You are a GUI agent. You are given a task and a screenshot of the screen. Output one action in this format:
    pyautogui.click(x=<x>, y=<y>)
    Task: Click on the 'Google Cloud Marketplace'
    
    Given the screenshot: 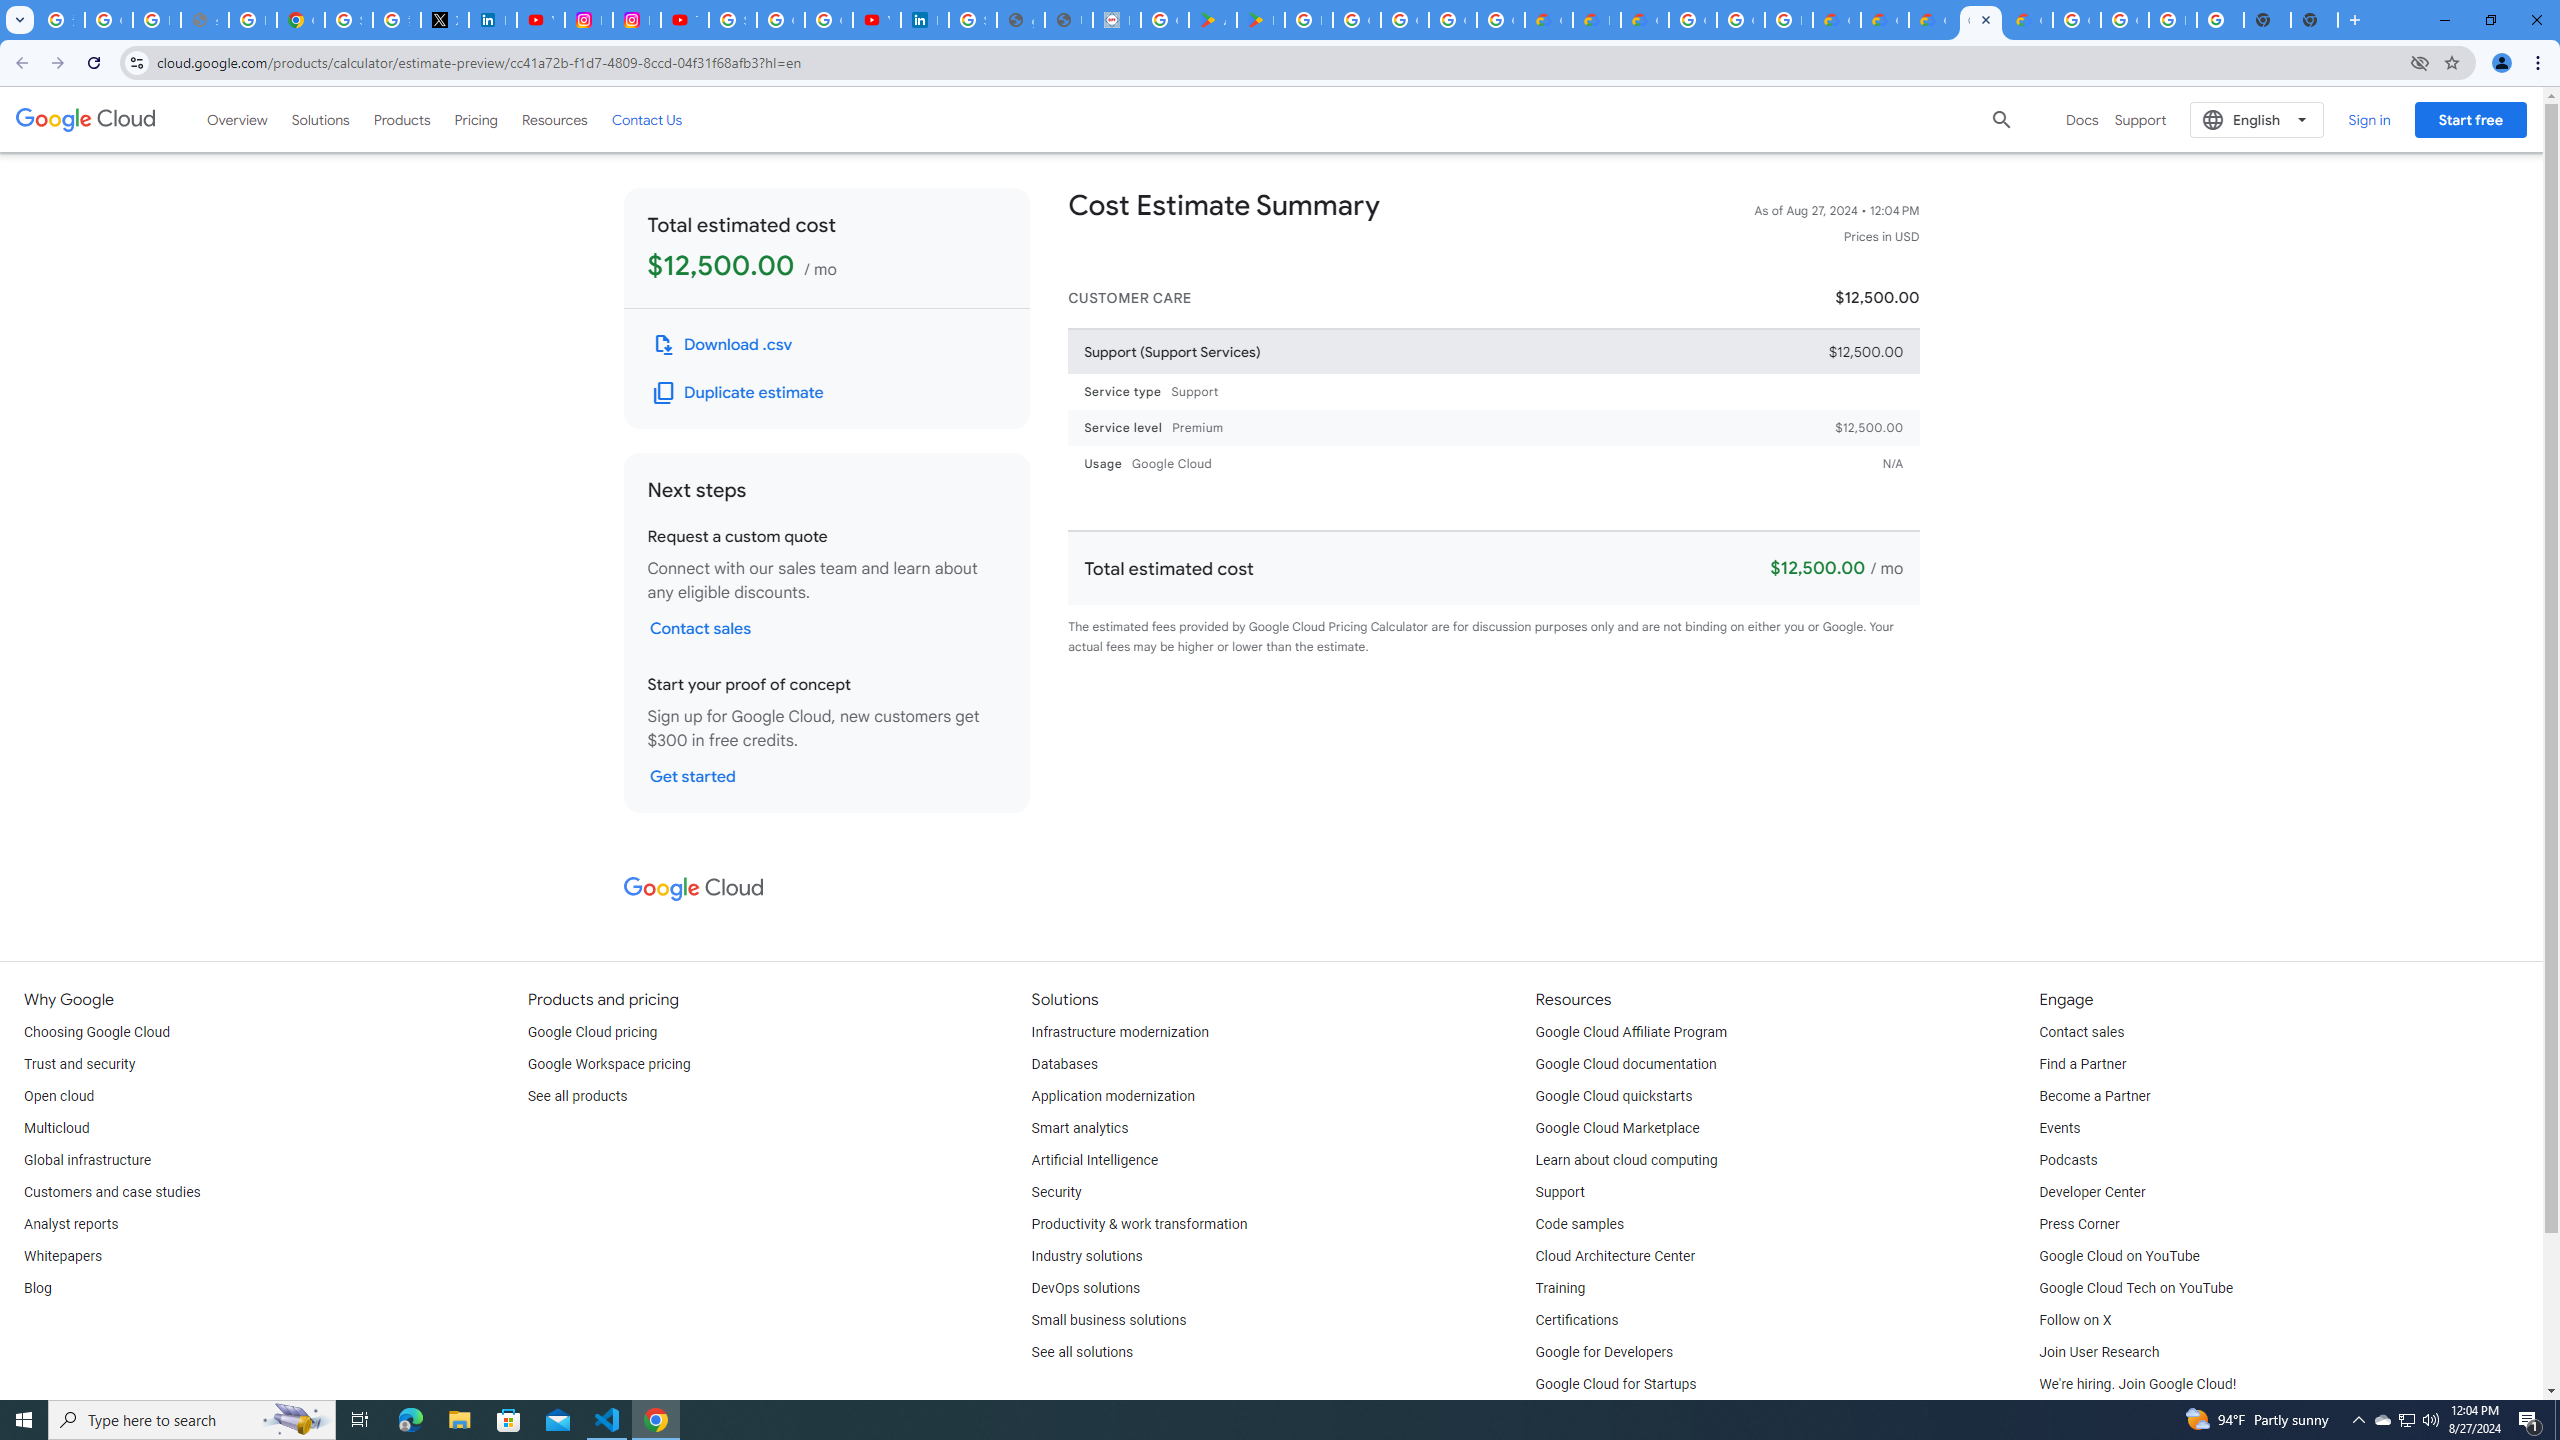 What is the action you would take?
    pyautogui.click(x=1617, y=1127)
    